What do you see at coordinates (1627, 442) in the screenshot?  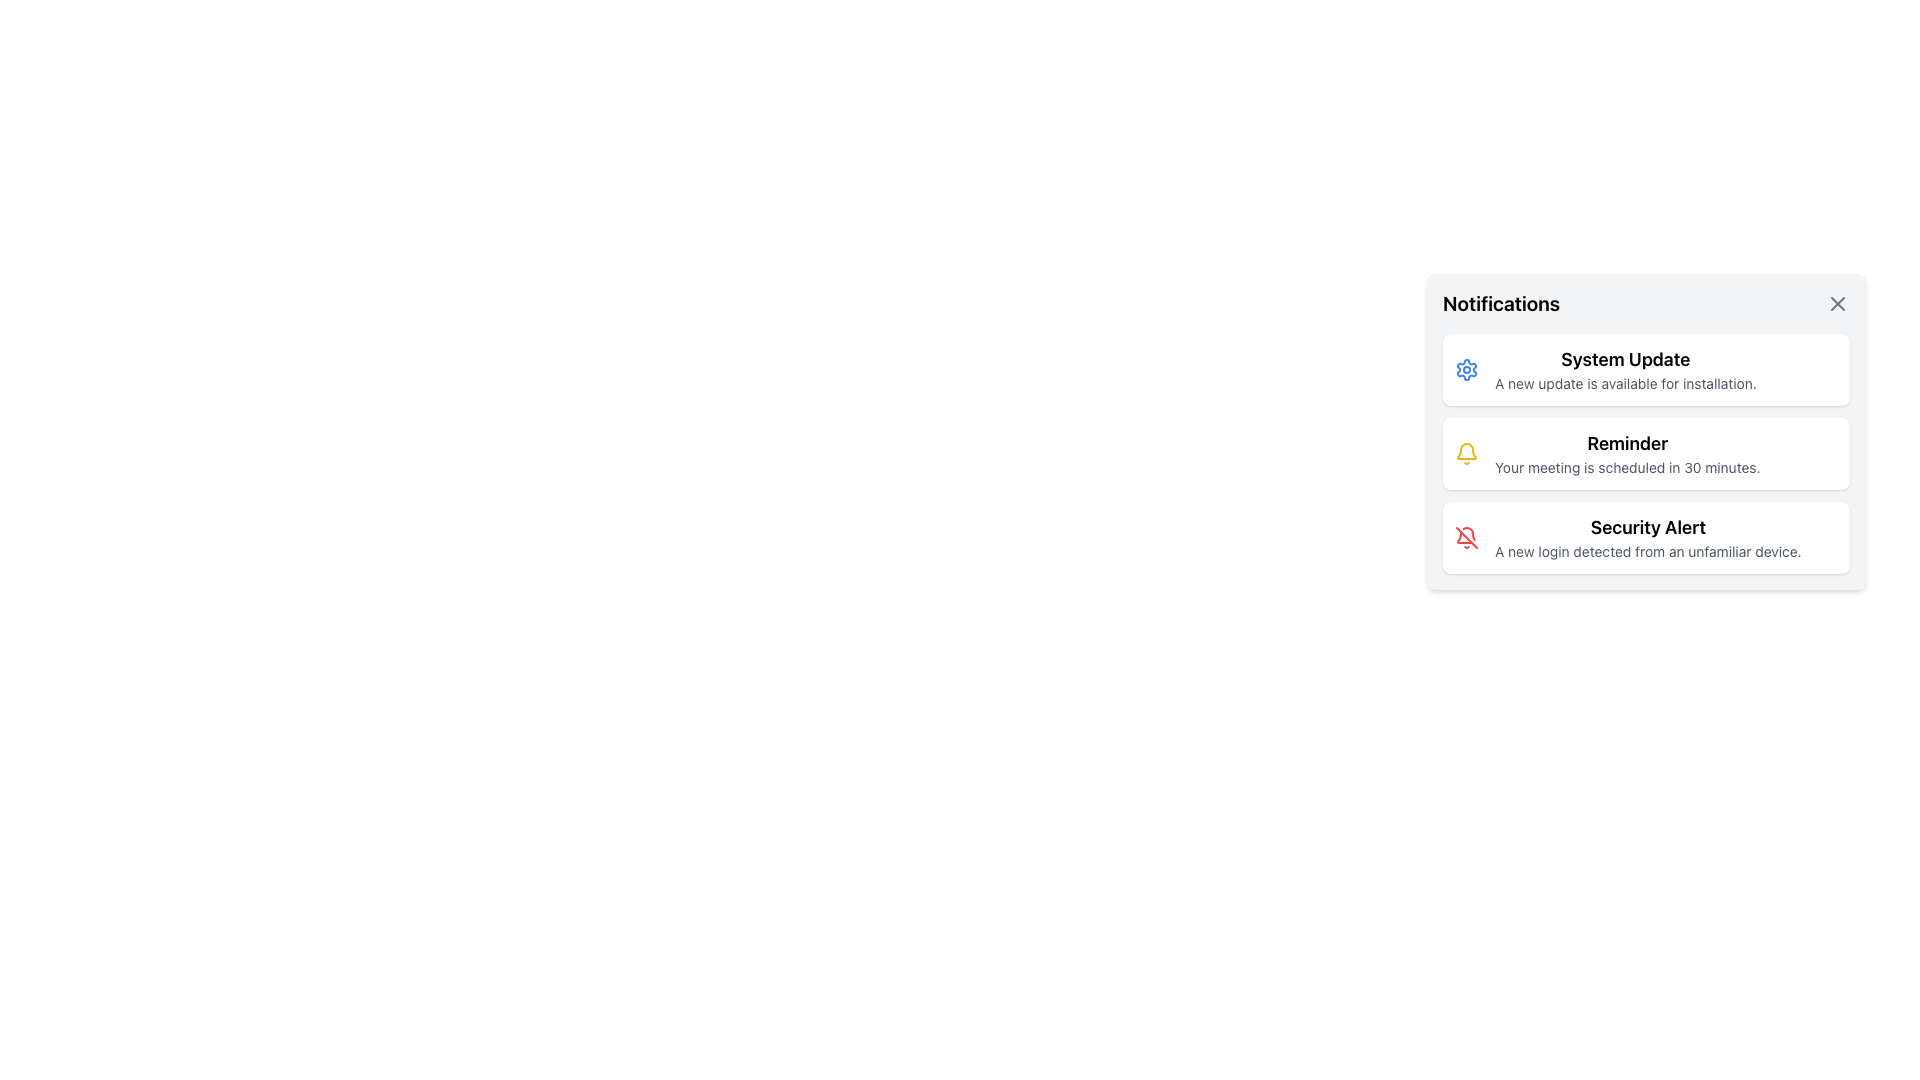 I see `text content of the Text Label that indicates the type of notification below it, located near the top of the 'Notifications' box` at bounding box center [1627, 442].